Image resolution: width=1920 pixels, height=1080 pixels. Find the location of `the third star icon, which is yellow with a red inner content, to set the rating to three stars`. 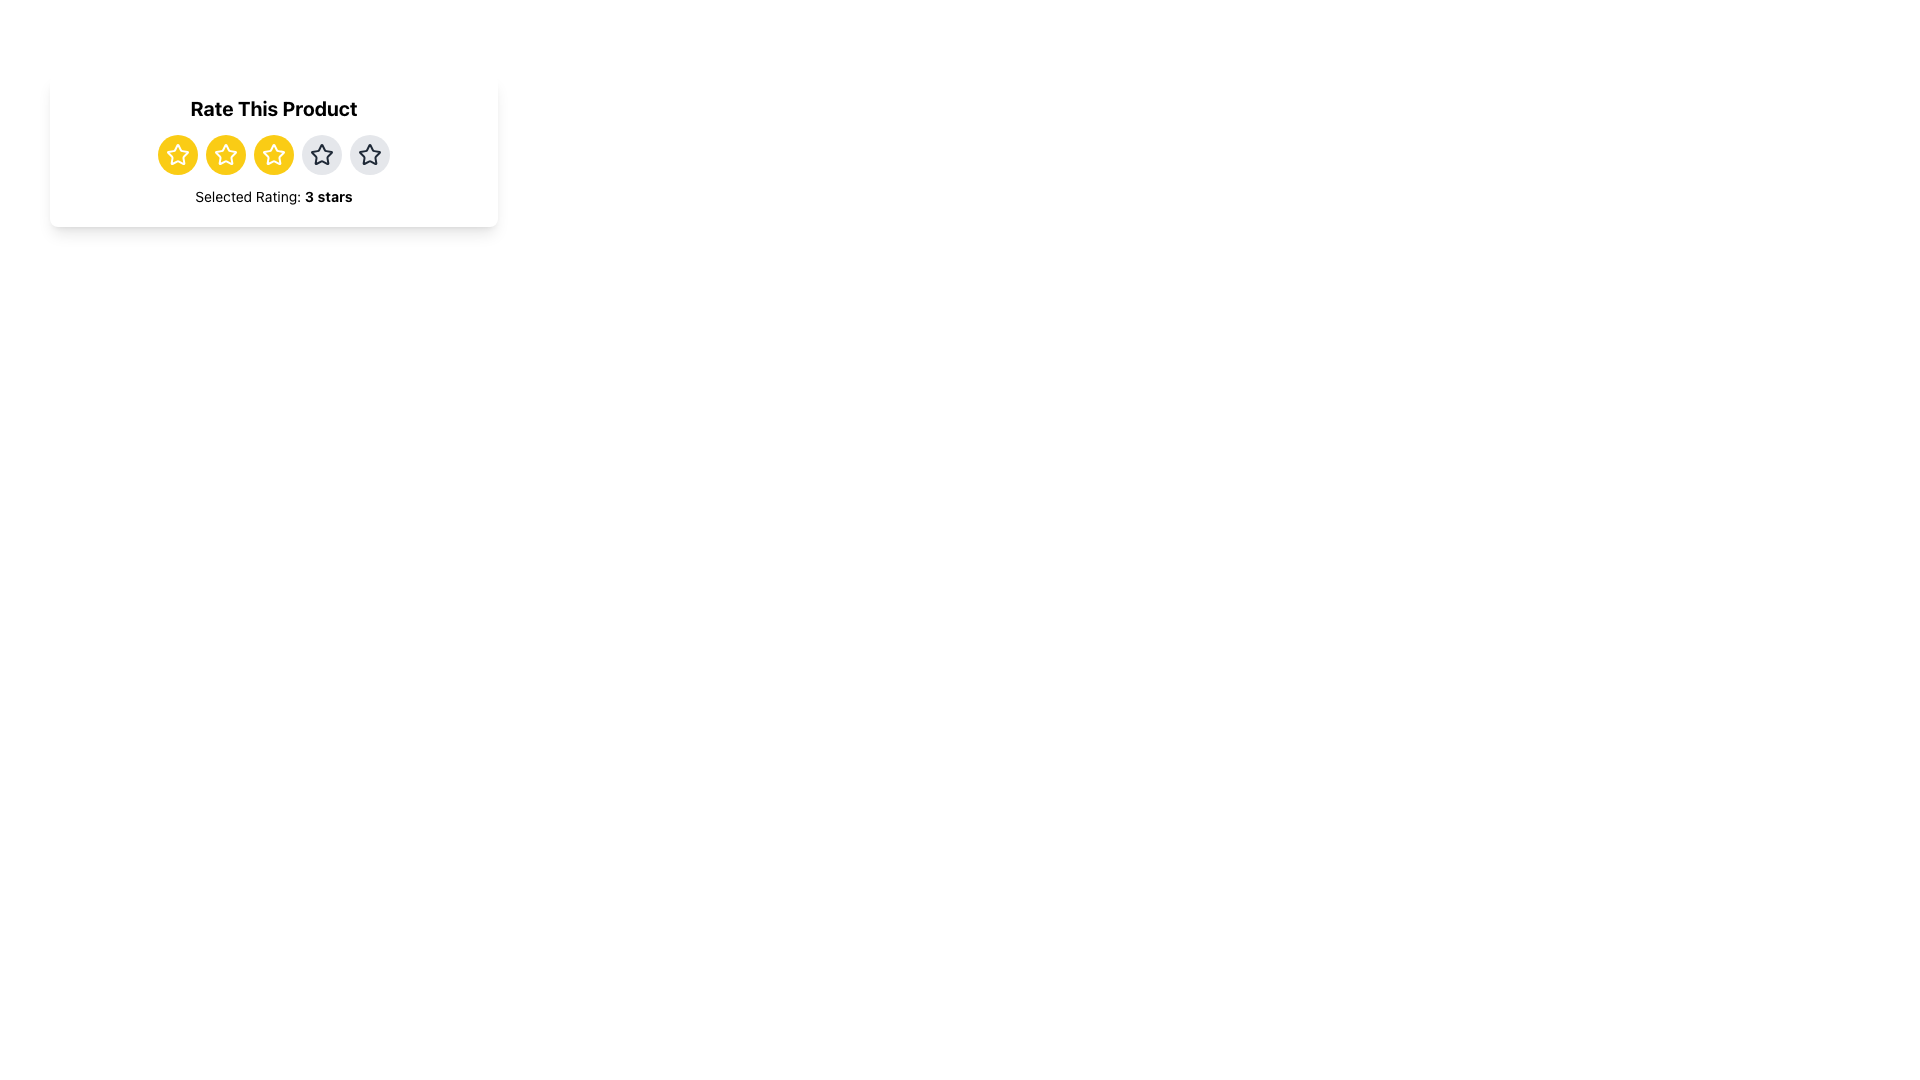

the third star icon, which is yellow with a red inner content, to set the rating to three stars is located at coordinates (272, 153).